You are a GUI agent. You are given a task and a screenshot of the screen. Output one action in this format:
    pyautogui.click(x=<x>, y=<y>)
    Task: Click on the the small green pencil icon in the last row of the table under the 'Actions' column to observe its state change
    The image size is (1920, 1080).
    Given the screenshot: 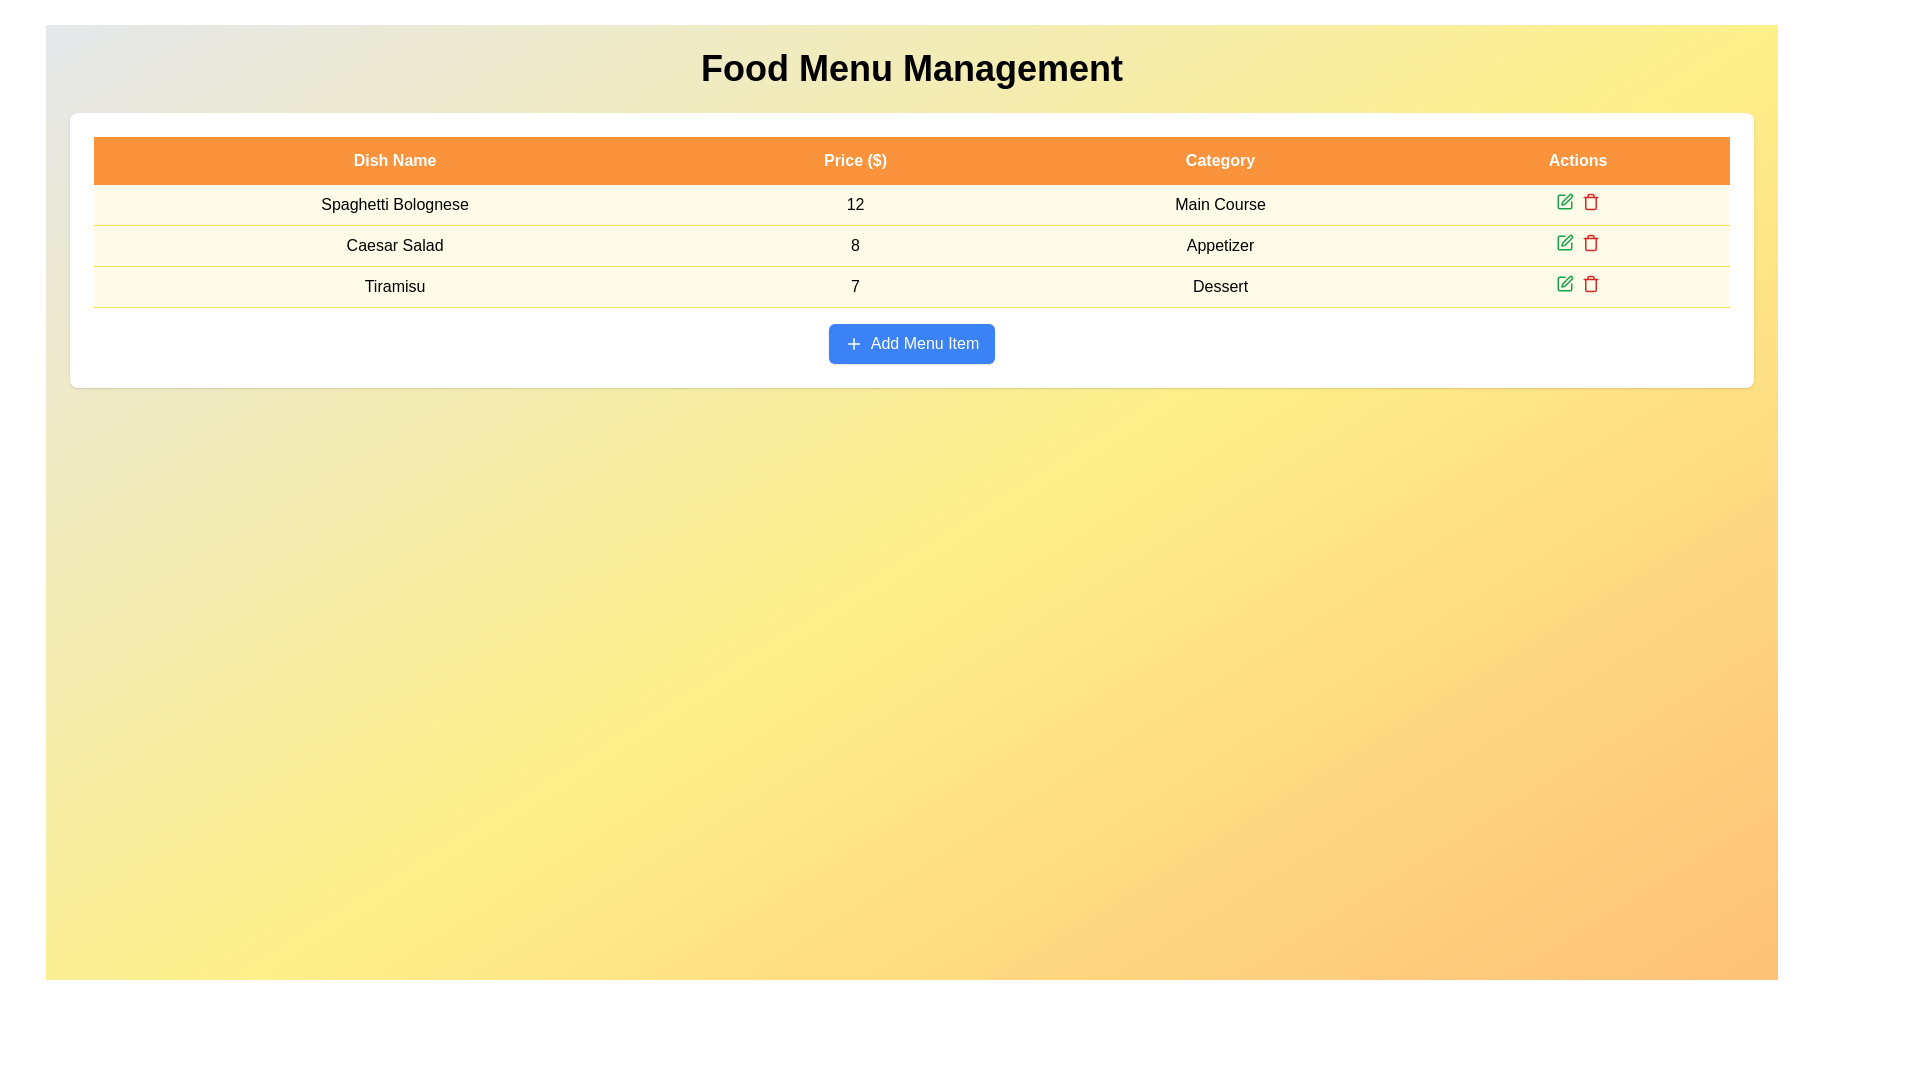 What is the action you would take?
    pyautogui.click(x=1563, y=284)
    